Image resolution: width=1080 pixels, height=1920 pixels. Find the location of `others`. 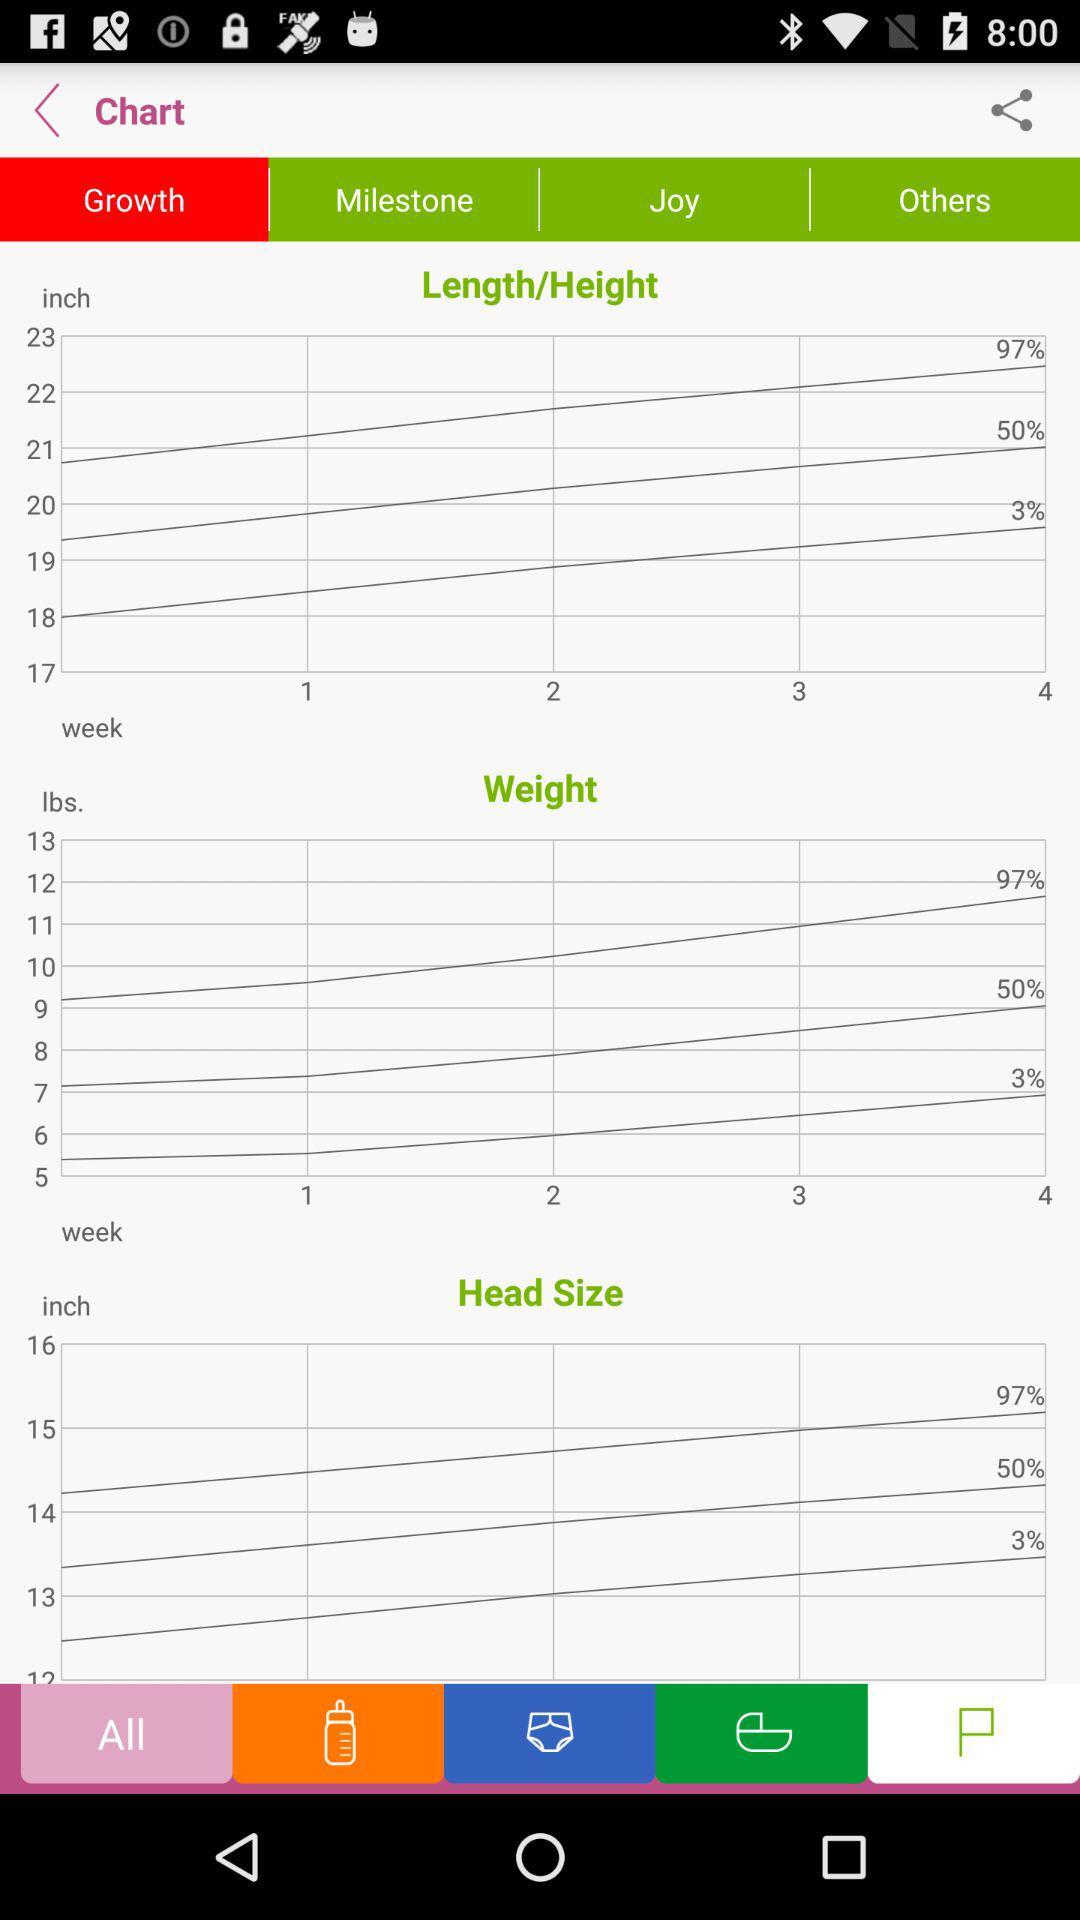

others is located at coordinates (945, 199).